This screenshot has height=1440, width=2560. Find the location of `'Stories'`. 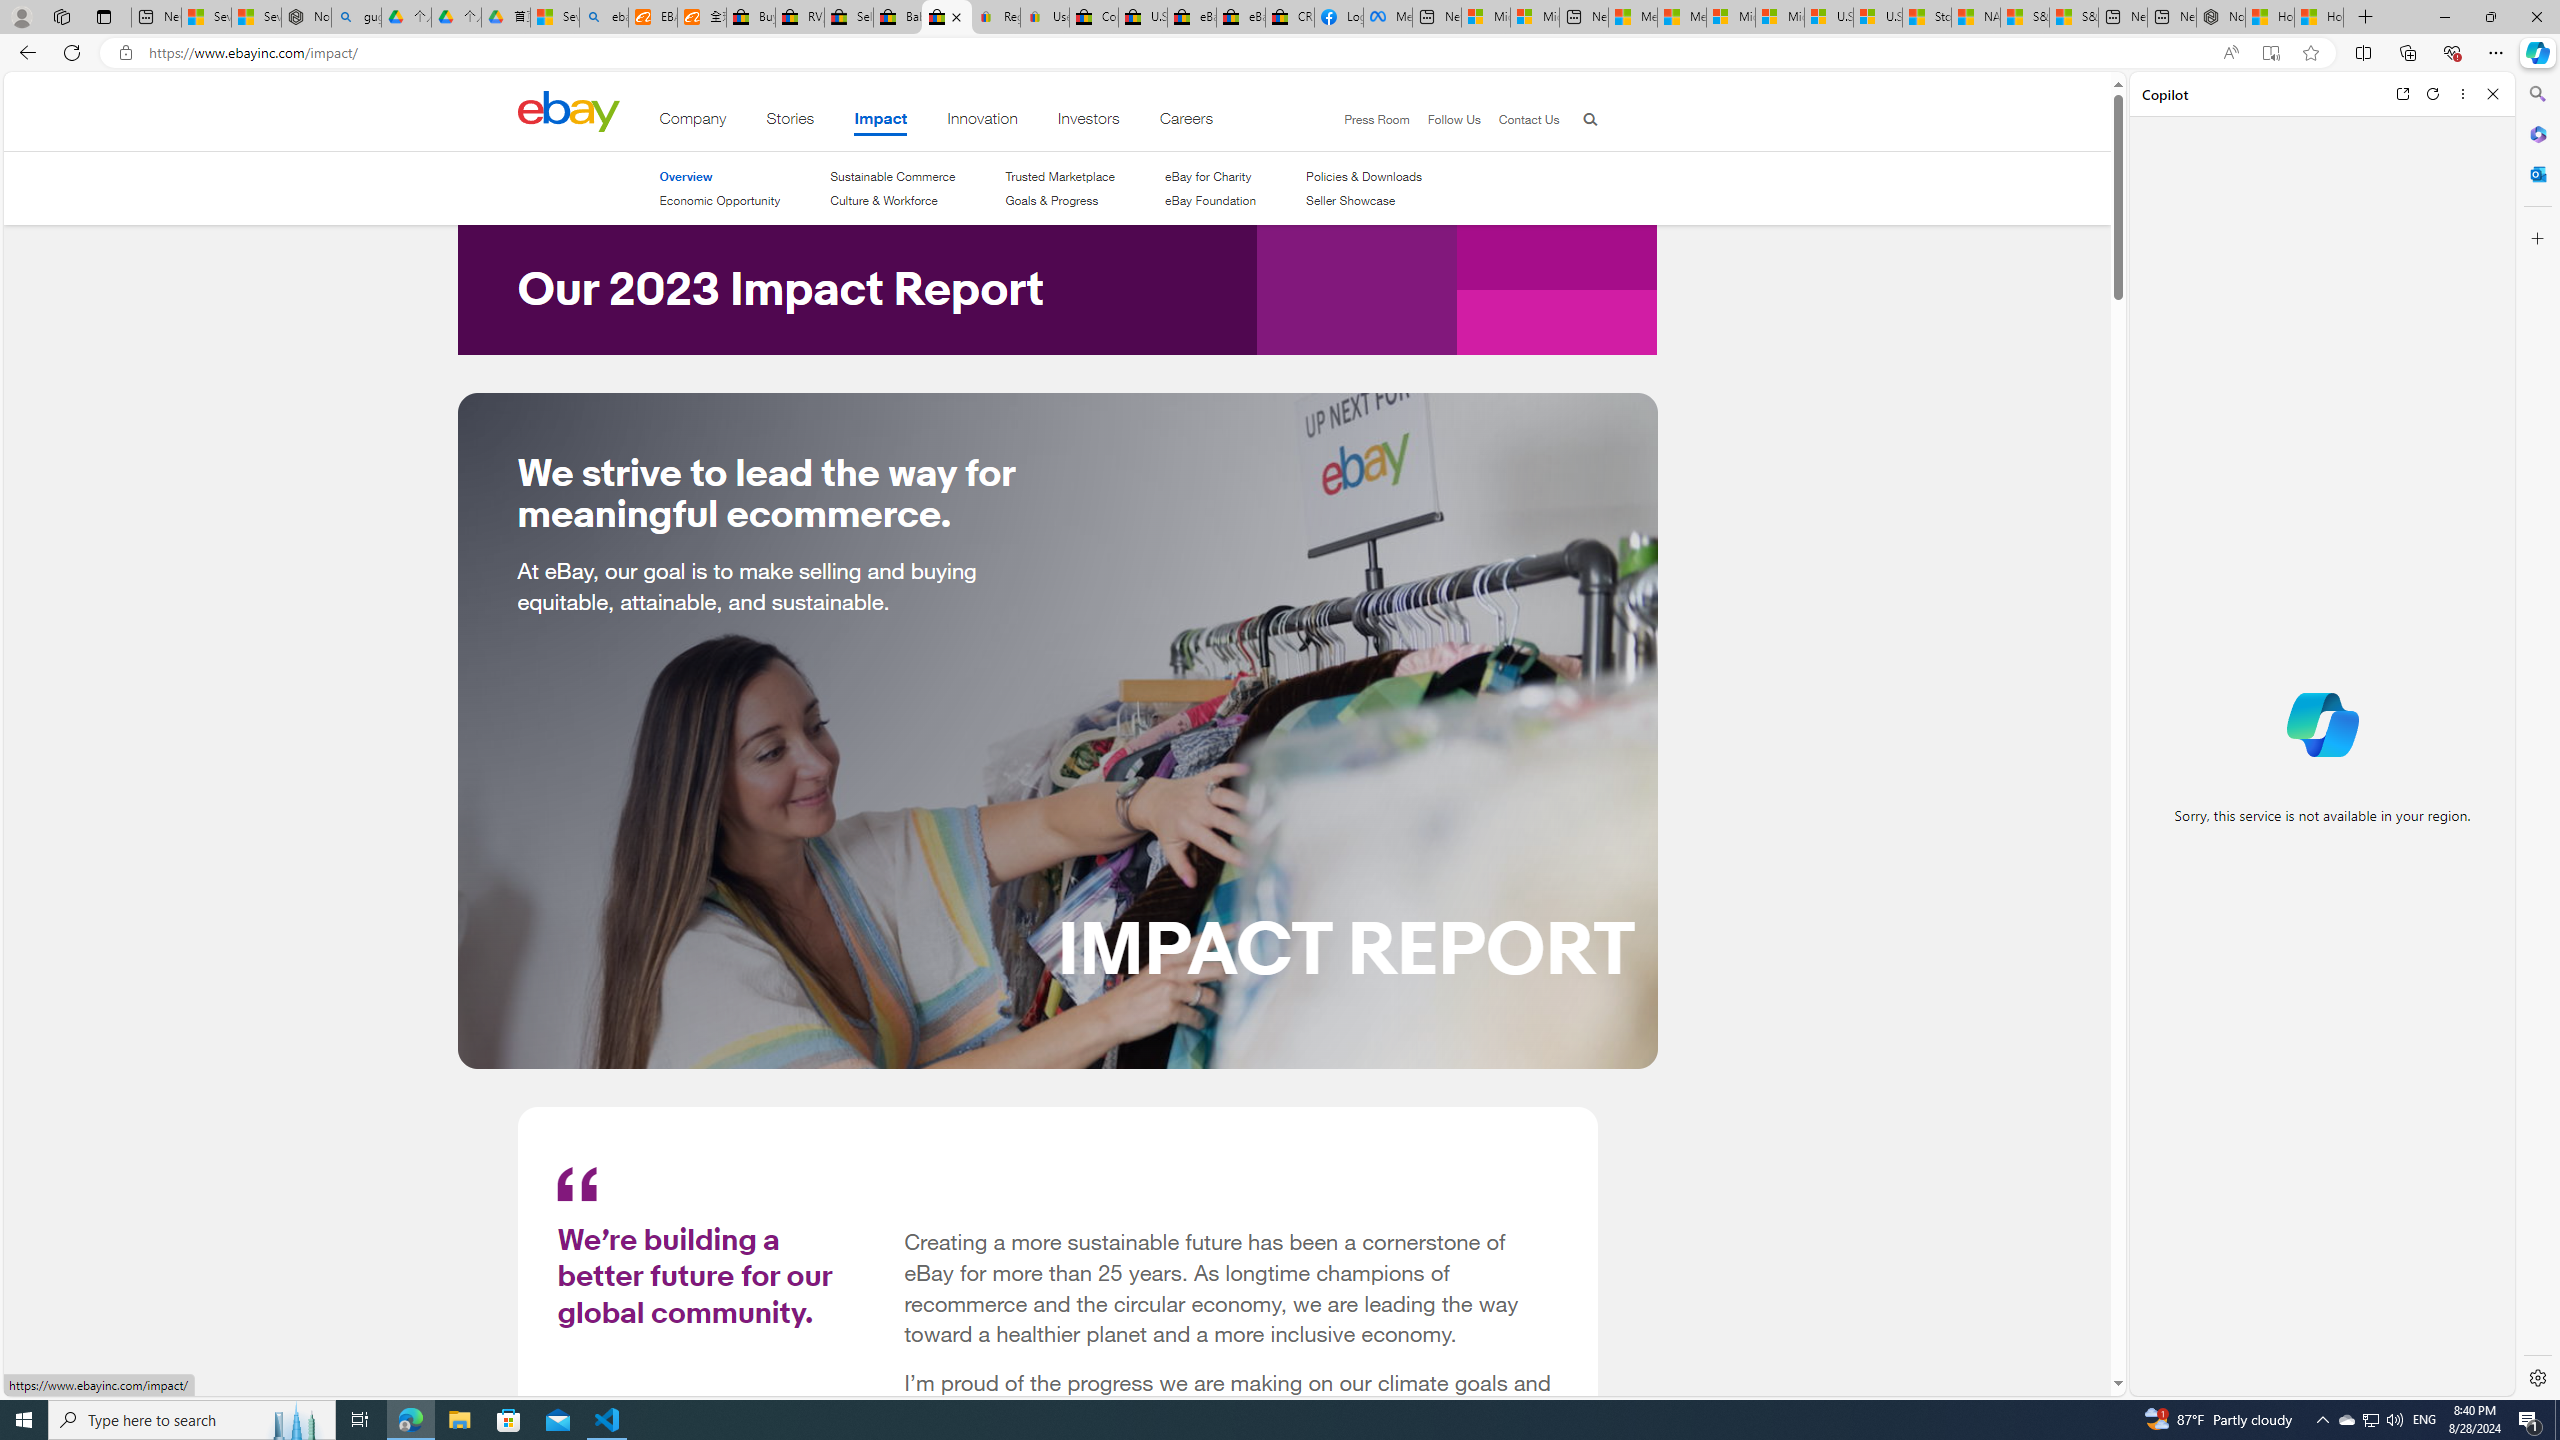

'Stories' is located at coordinates (788, 122).